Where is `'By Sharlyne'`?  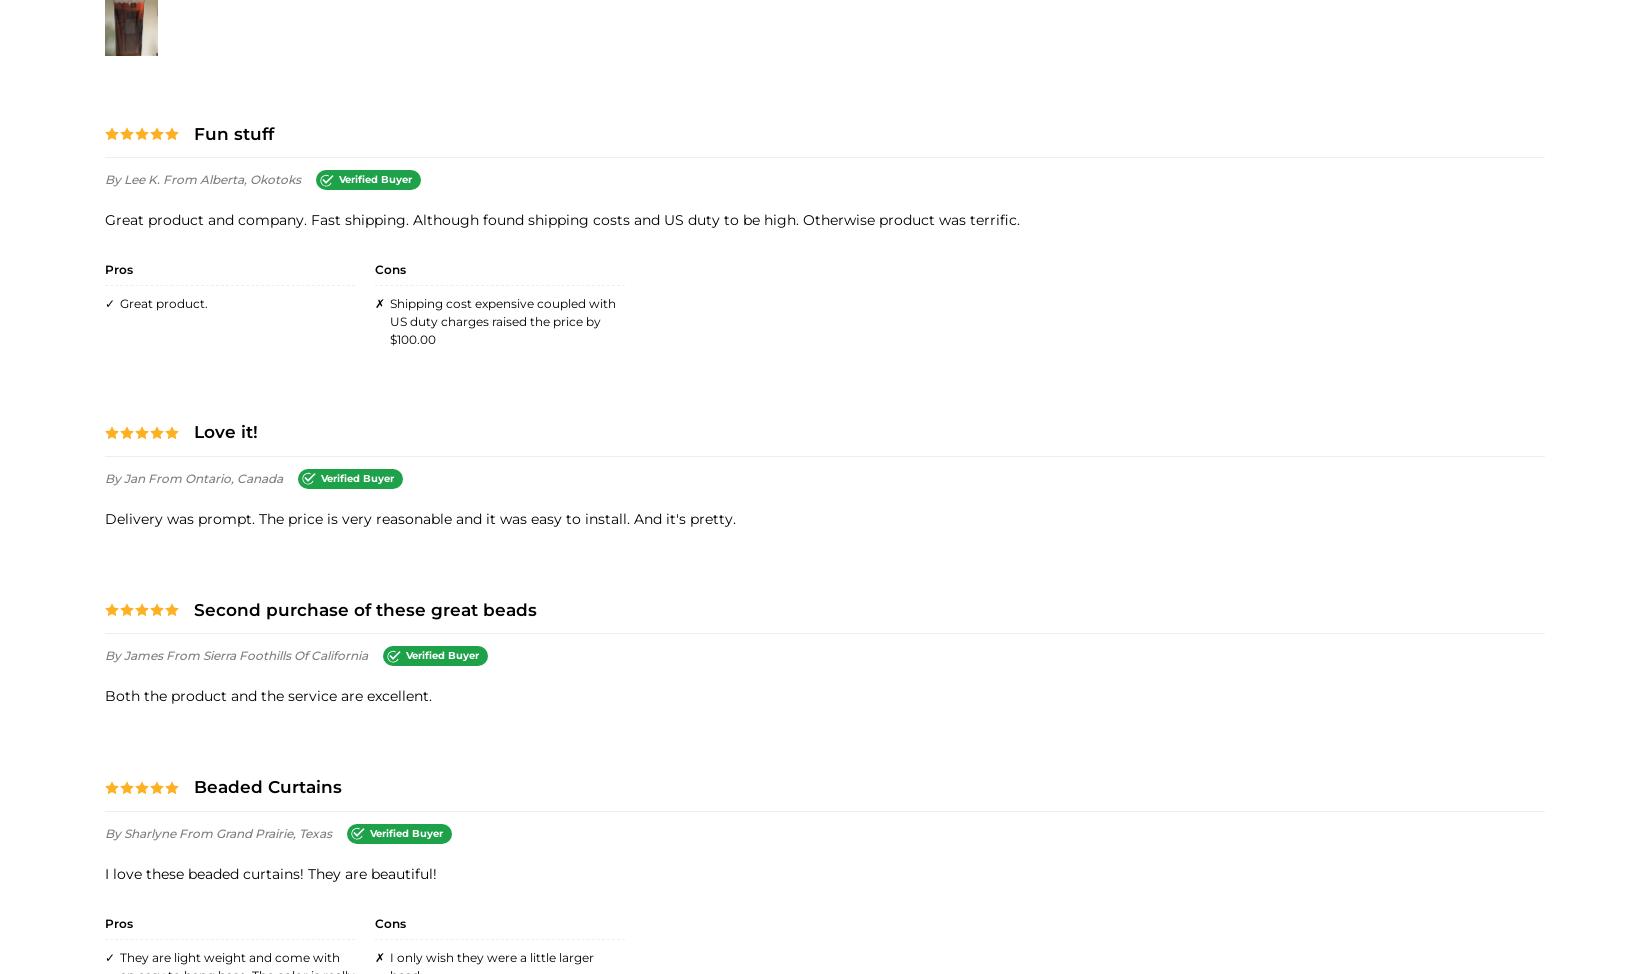
'By Sharlyne' is located at coordinates (104, 832).